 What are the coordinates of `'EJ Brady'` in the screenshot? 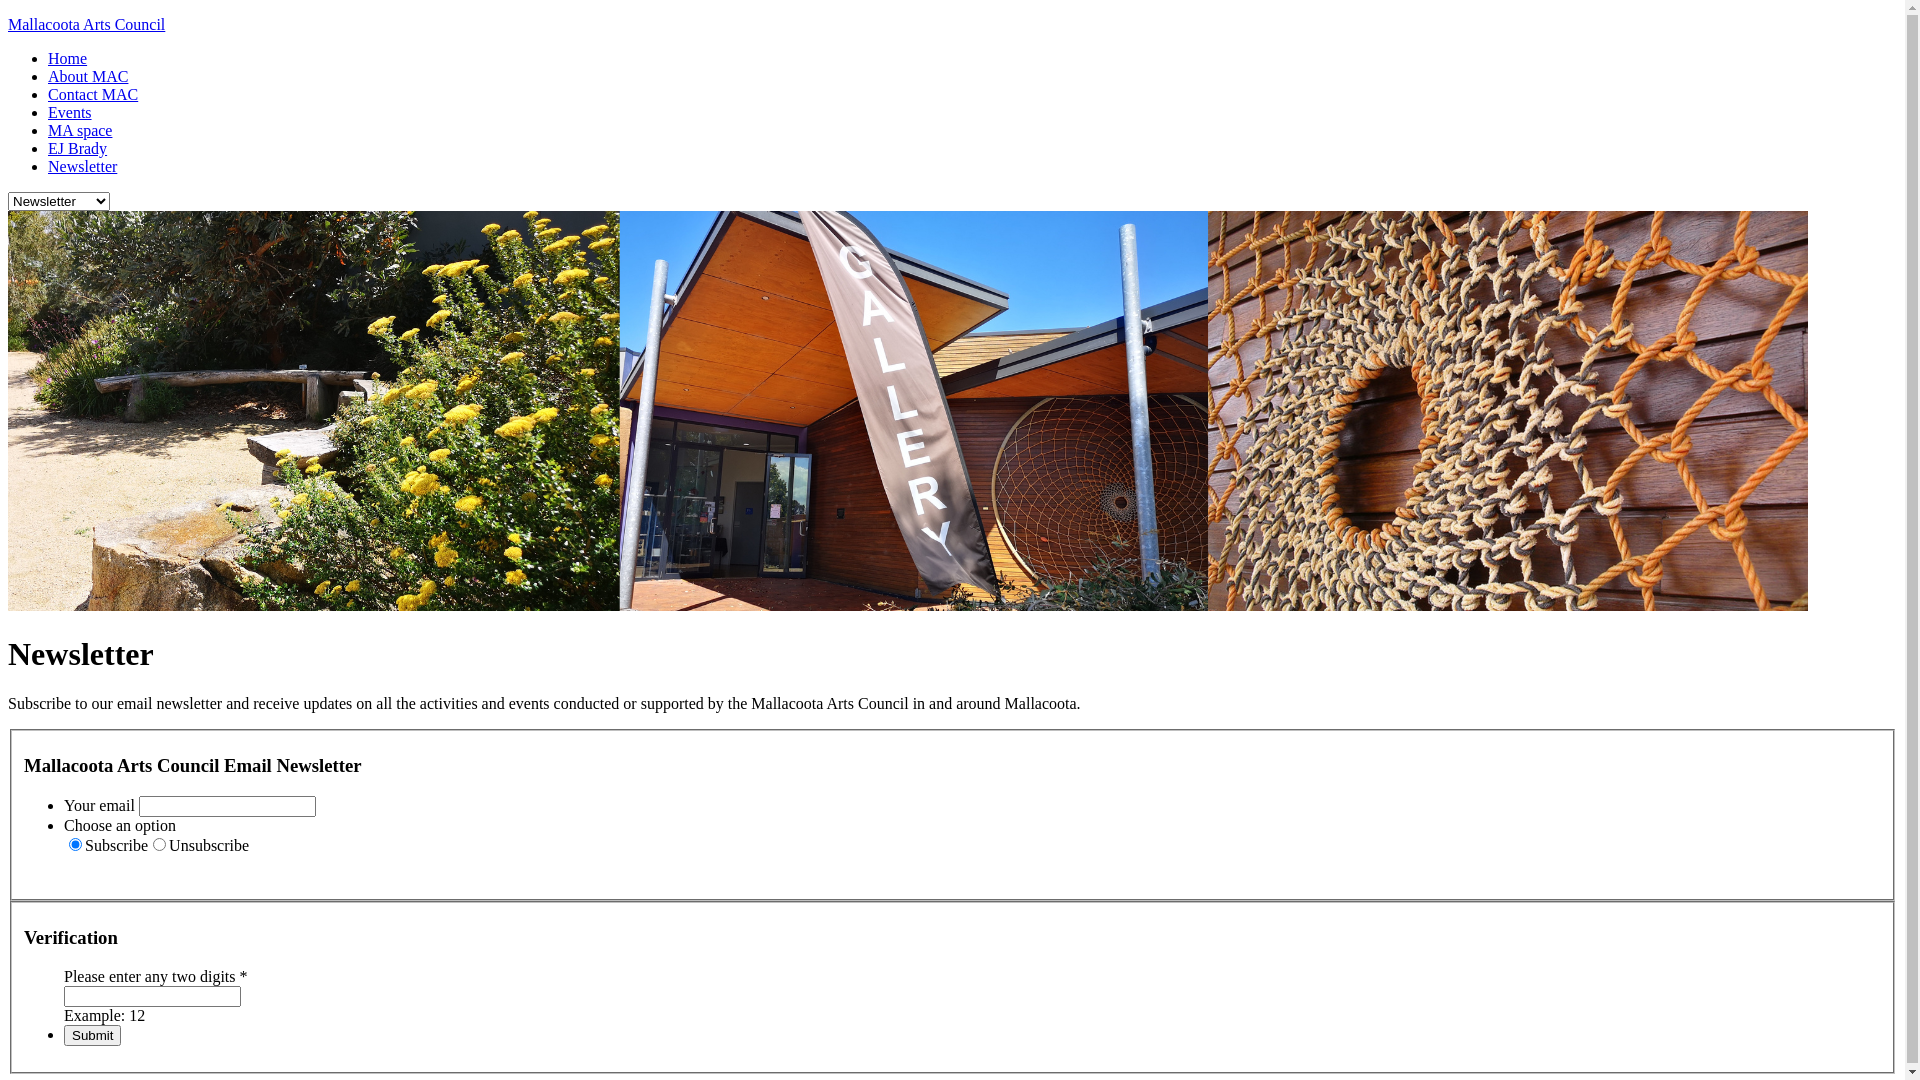 It's located at (77, 147).